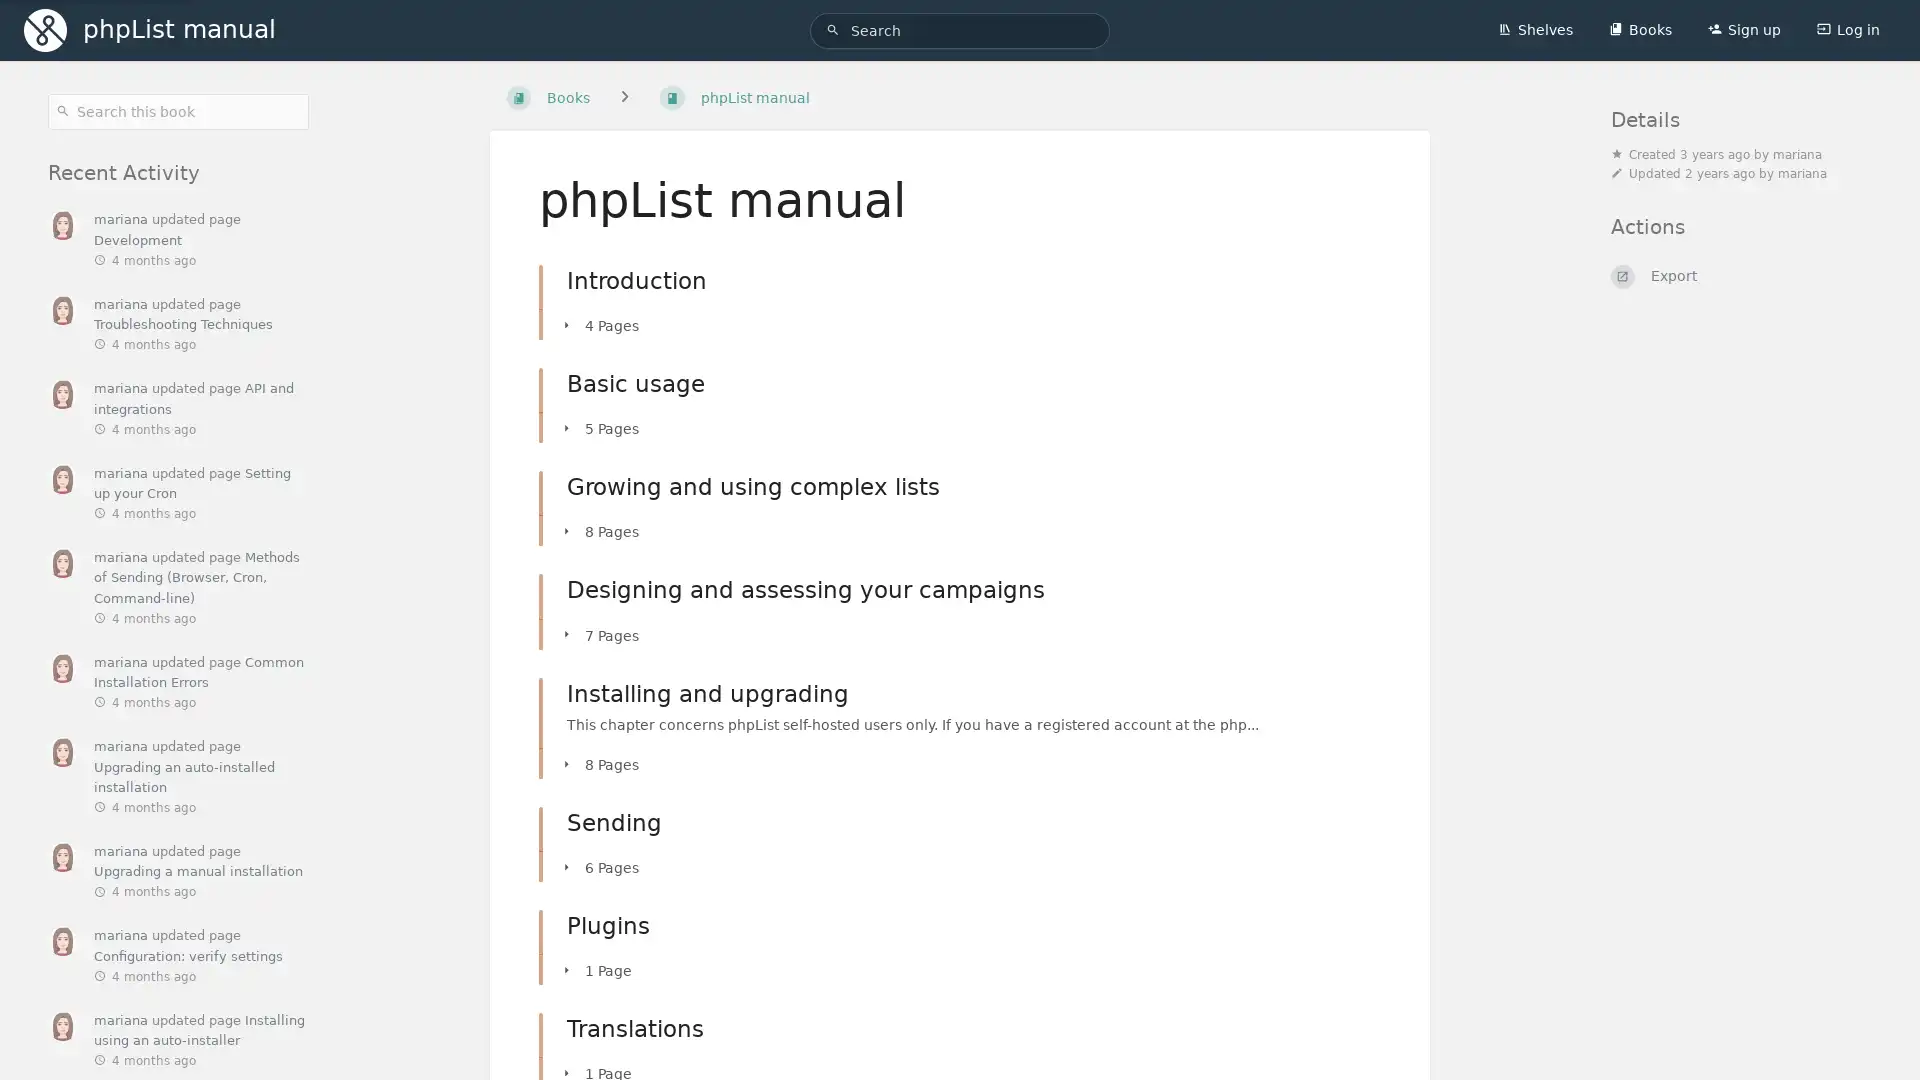 This screenshot has width=1920, height=1080. What do you see at coordinates (835, 30) in the screenshot?
I see `Search` at bounding box center [835, 30].